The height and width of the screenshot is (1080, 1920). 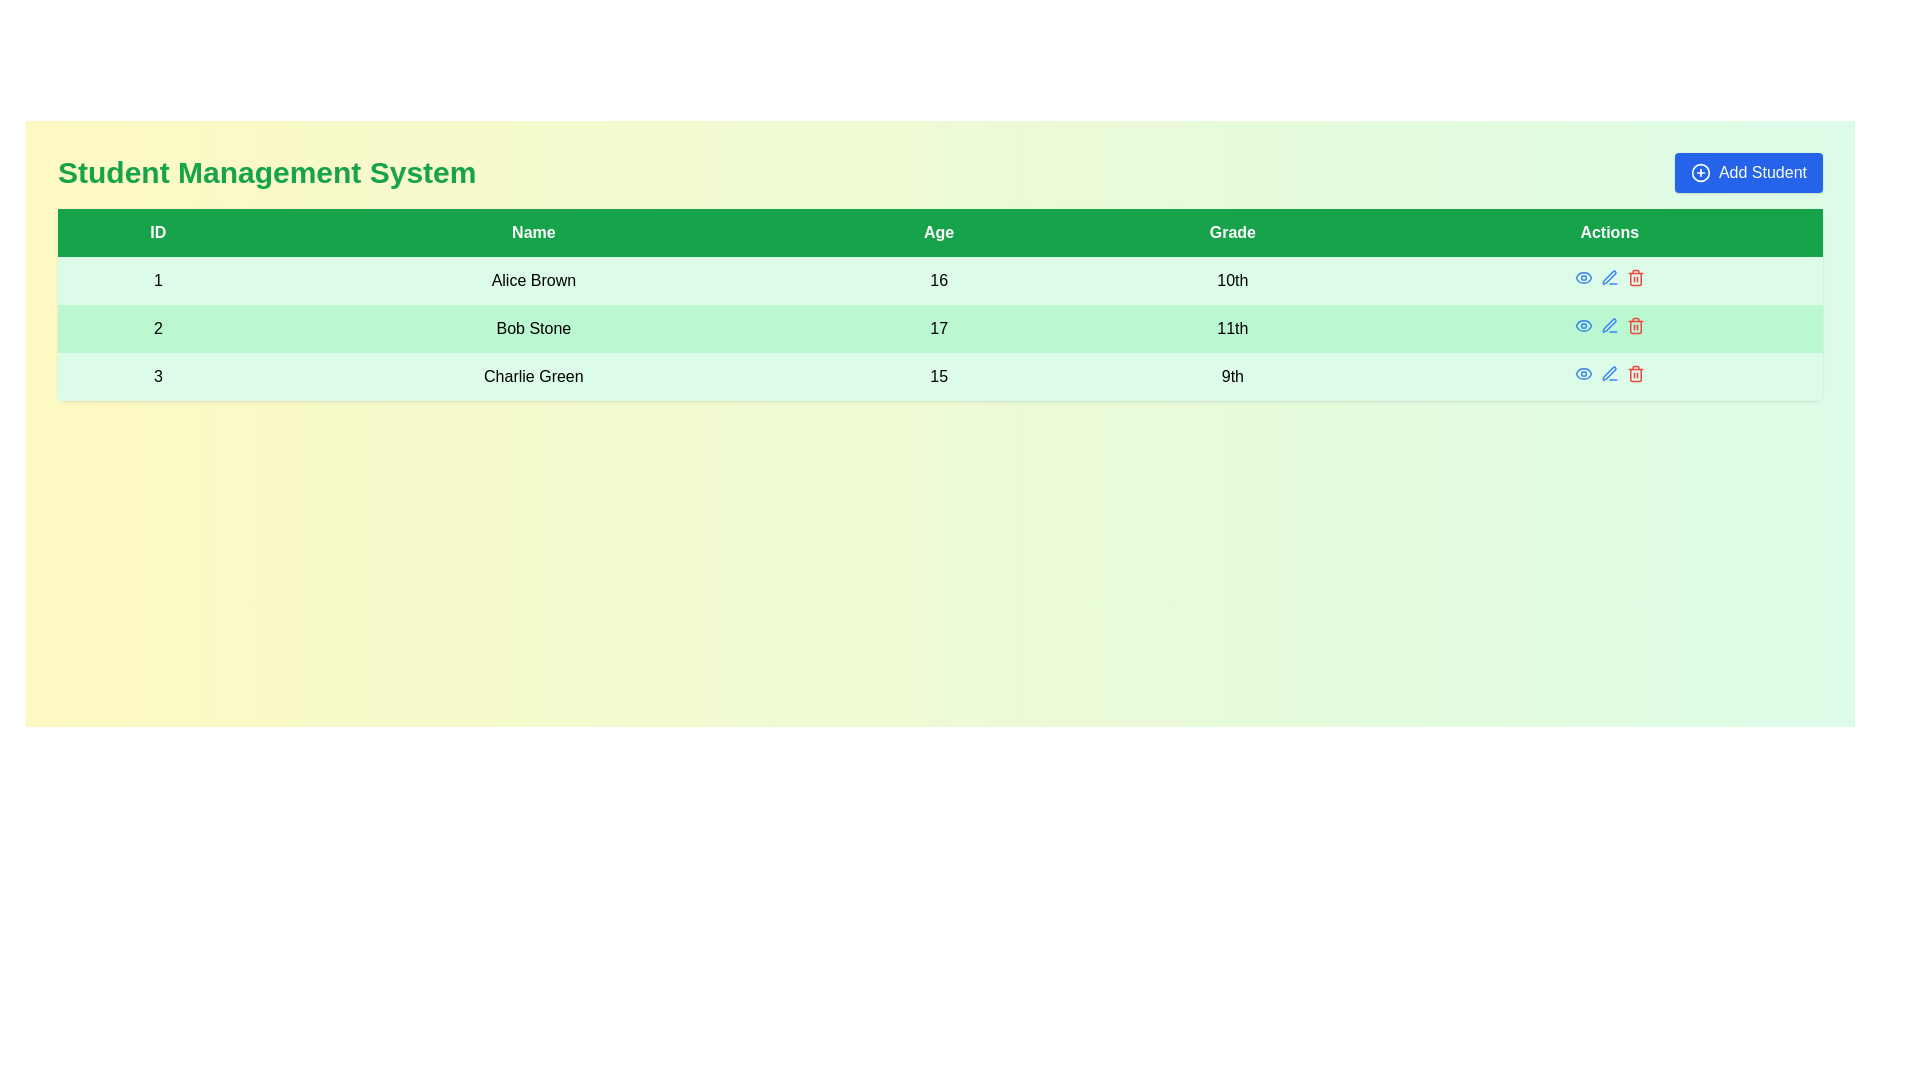 What do you see at coordinates (938, 281) in the screenshot?
I see `the static text field displaying the age of the student ('16') located in the third column of the first row of the student information table` at bounding box center [938, 281].